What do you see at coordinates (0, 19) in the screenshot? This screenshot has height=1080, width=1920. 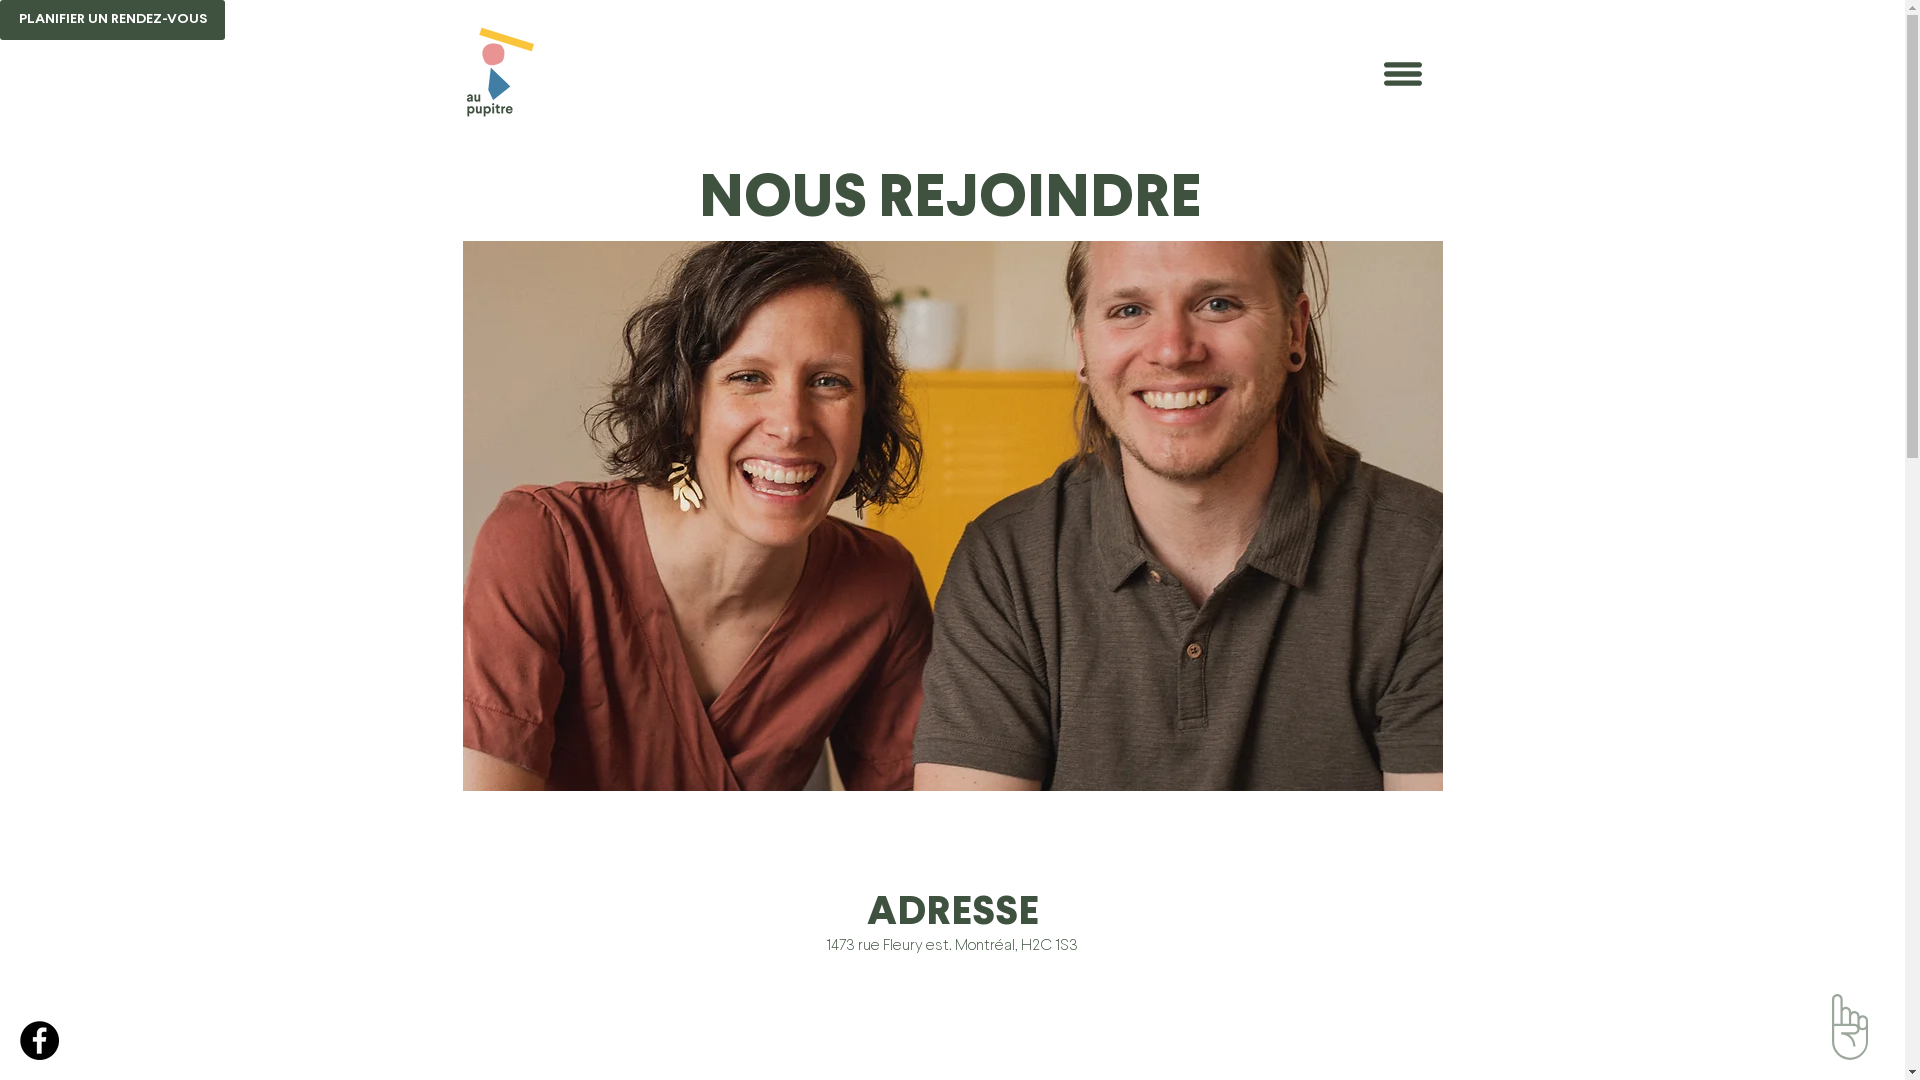 I see `'PLANIFIER UN RENDEZ-VOUS'` at bounding box center [0, 19].